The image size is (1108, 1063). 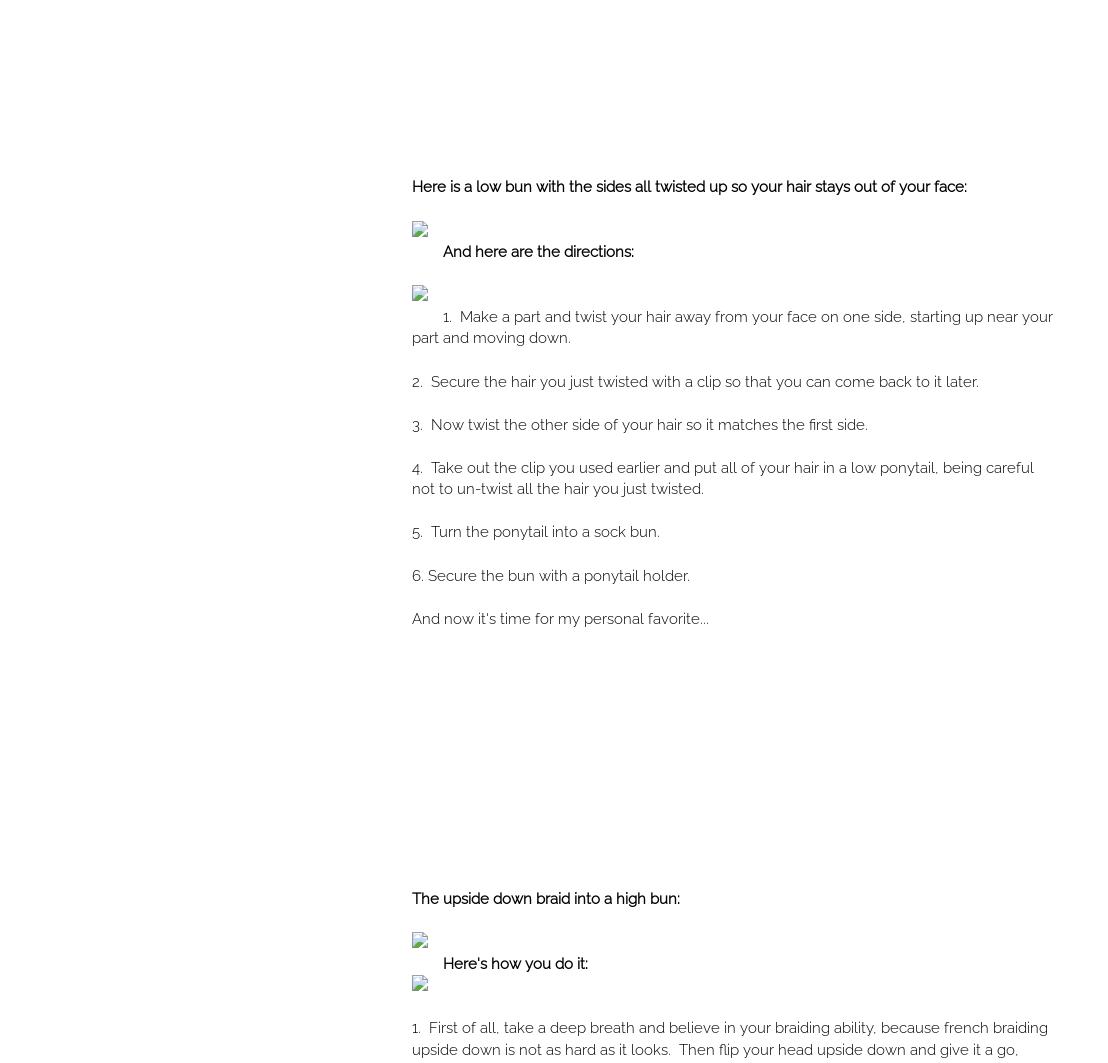 What do you see at coordinates (537, 252) in the screenshot?
I see `'And here are the directions:'` at bounding box center [537, 252].